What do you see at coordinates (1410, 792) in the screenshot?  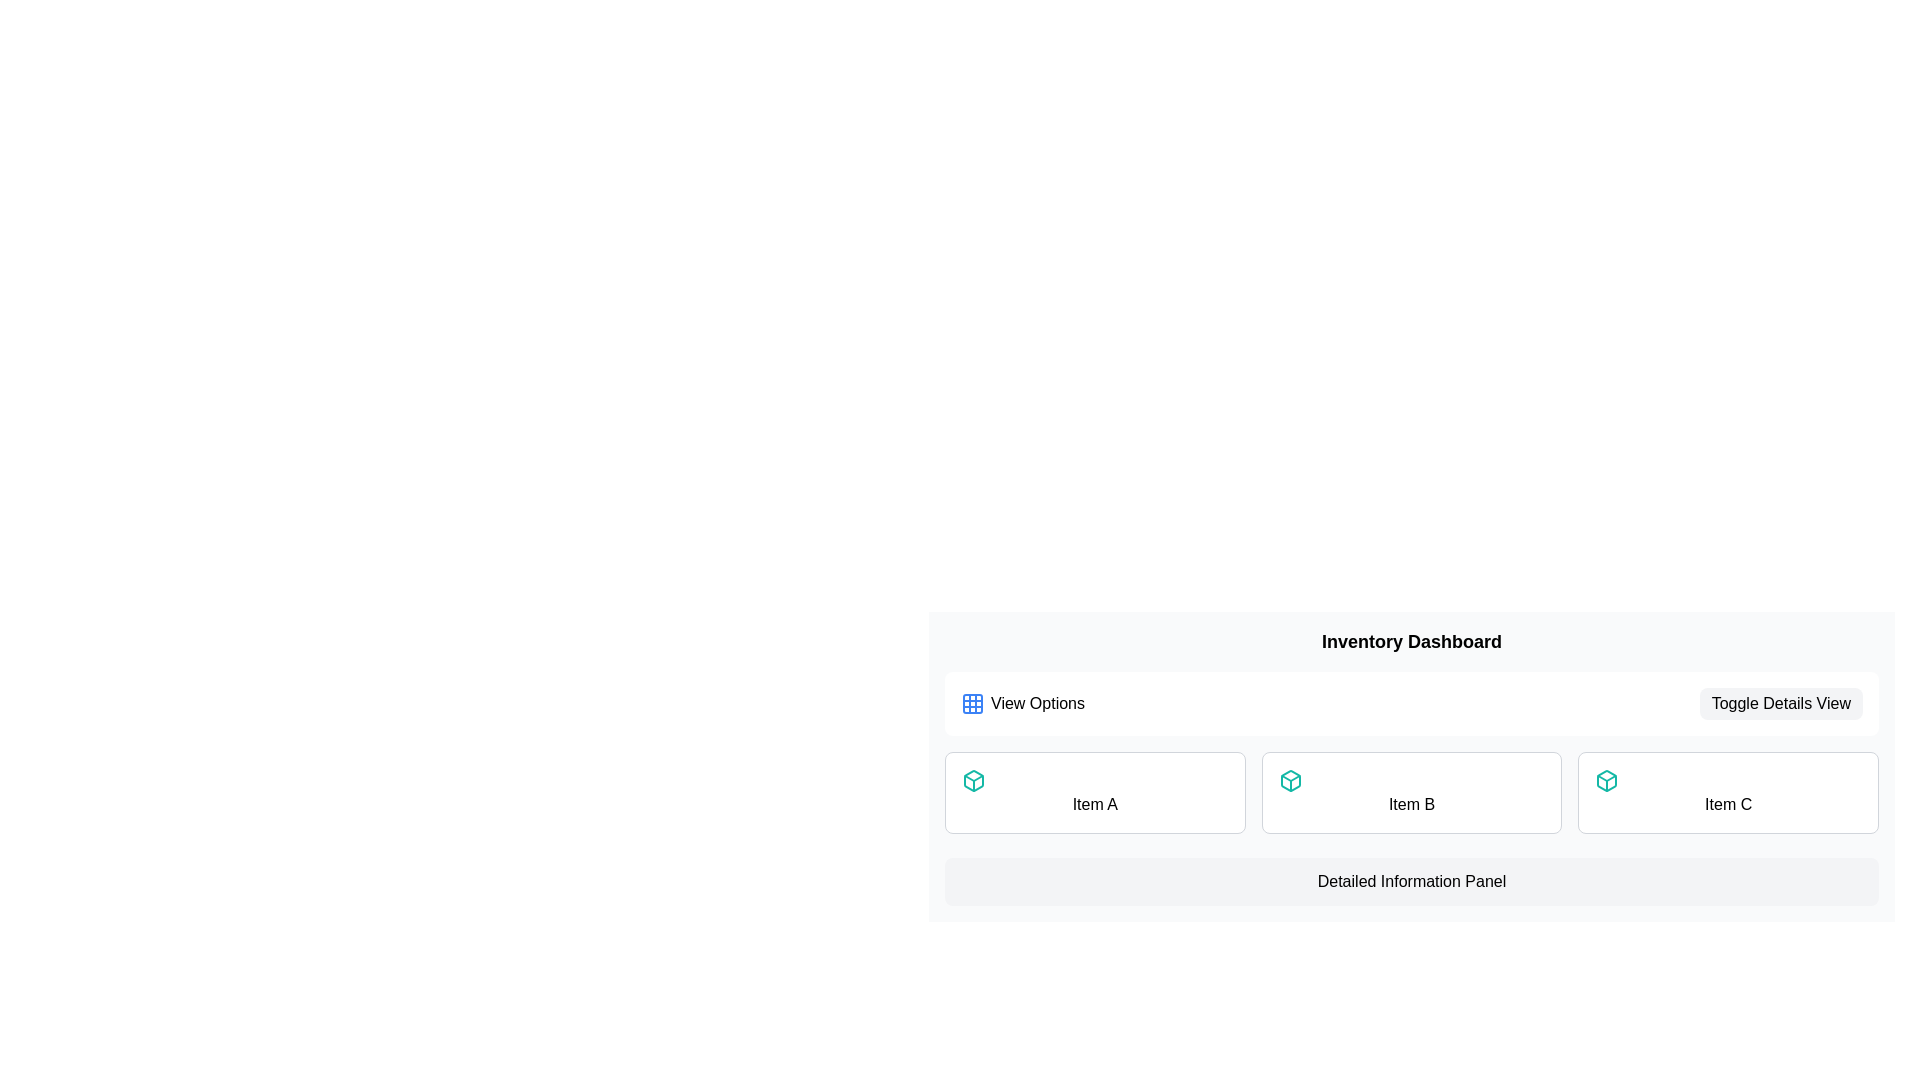 I see `'Item B' in the Group of labeled items with accompanying icons` at bounding box center [1410, 792].